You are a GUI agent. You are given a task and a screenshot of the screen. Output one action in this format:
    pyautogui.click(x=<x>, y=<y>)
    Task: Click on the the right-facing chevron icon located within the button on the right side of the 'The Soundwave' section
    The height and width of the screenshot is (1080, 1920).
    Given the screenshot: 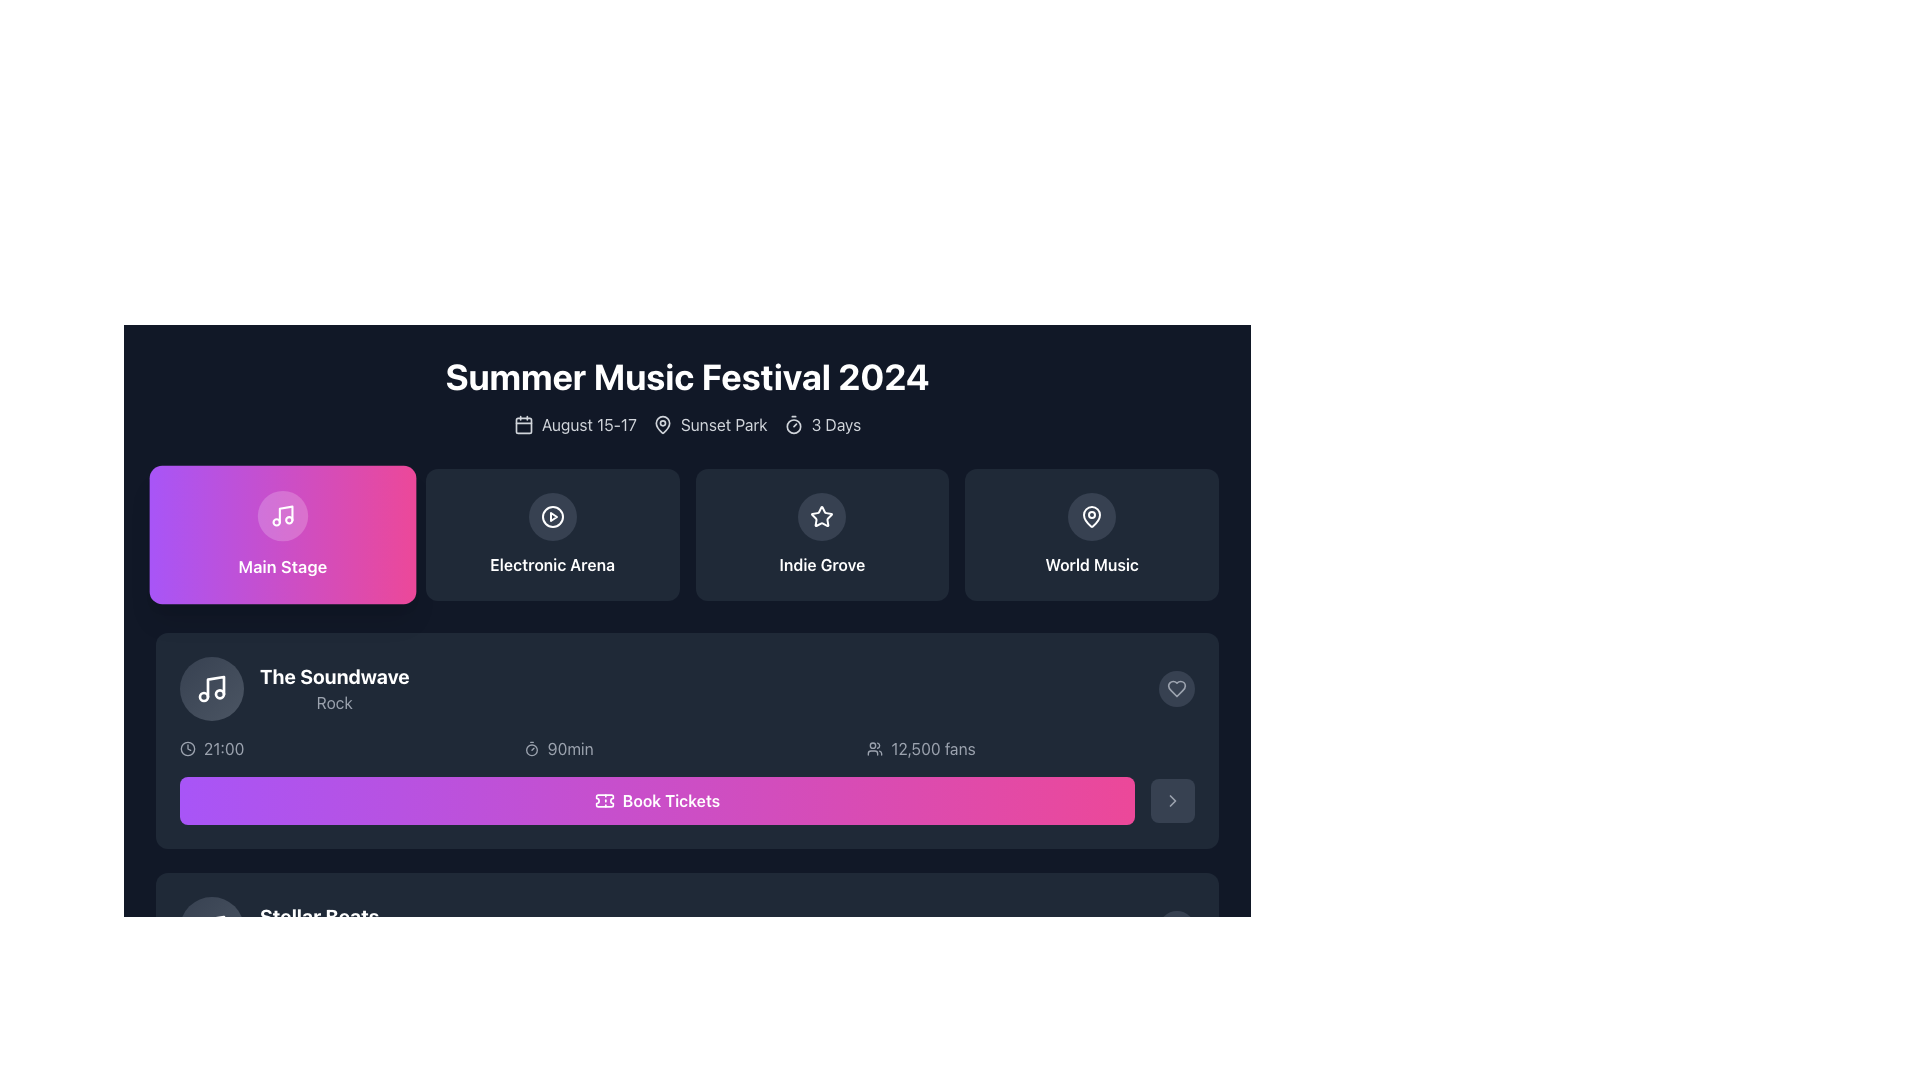 What is the action you would take?
    pyautogui.click(x=1172, y=800)
    